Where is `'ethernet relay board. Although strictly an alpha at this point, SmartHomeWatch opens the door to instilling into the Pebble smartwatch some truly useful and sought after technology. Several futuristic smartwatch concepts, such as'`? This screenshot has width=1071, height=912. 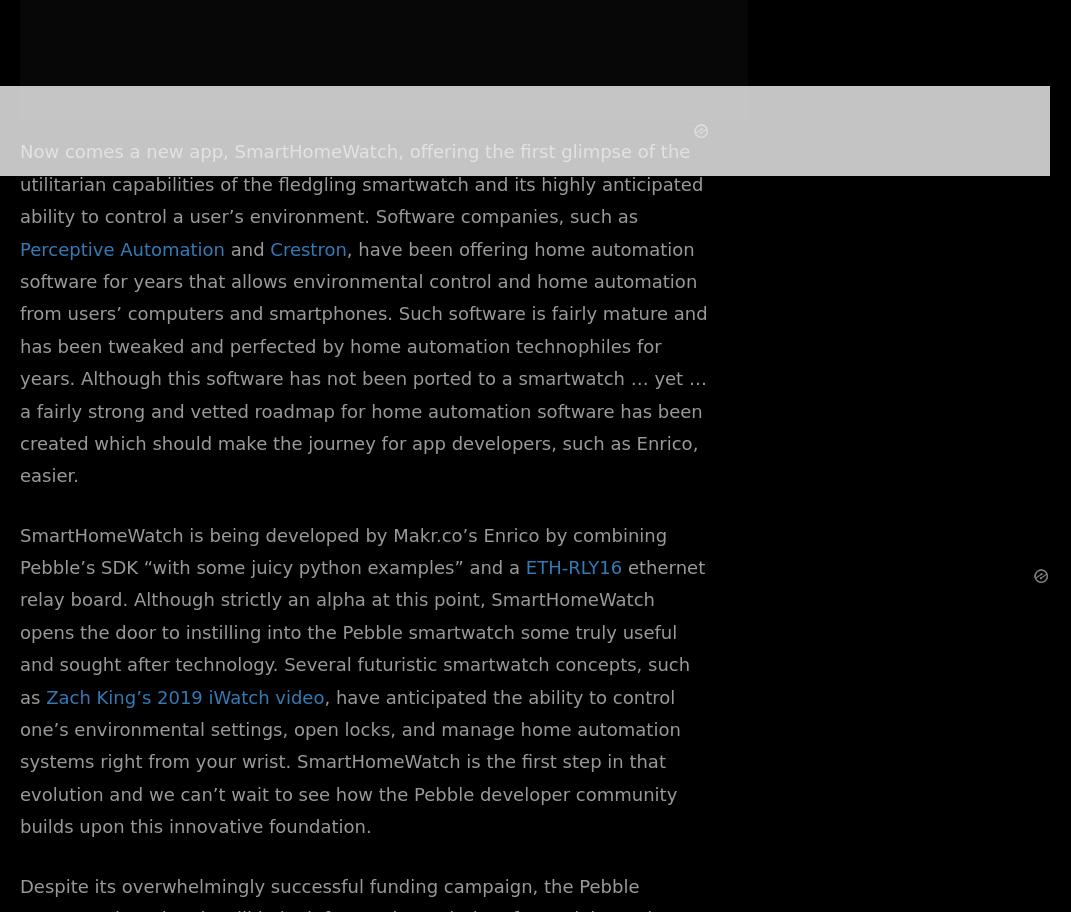
'ethernet relay board. Although strictly an alpha at this point, SmartHomeWatch opens the door to instilling into the Pebble smartwatch some truly useful and sought after technology. Several futuristic smartwatch concepts, such as' is located at coordinates (19, 632).